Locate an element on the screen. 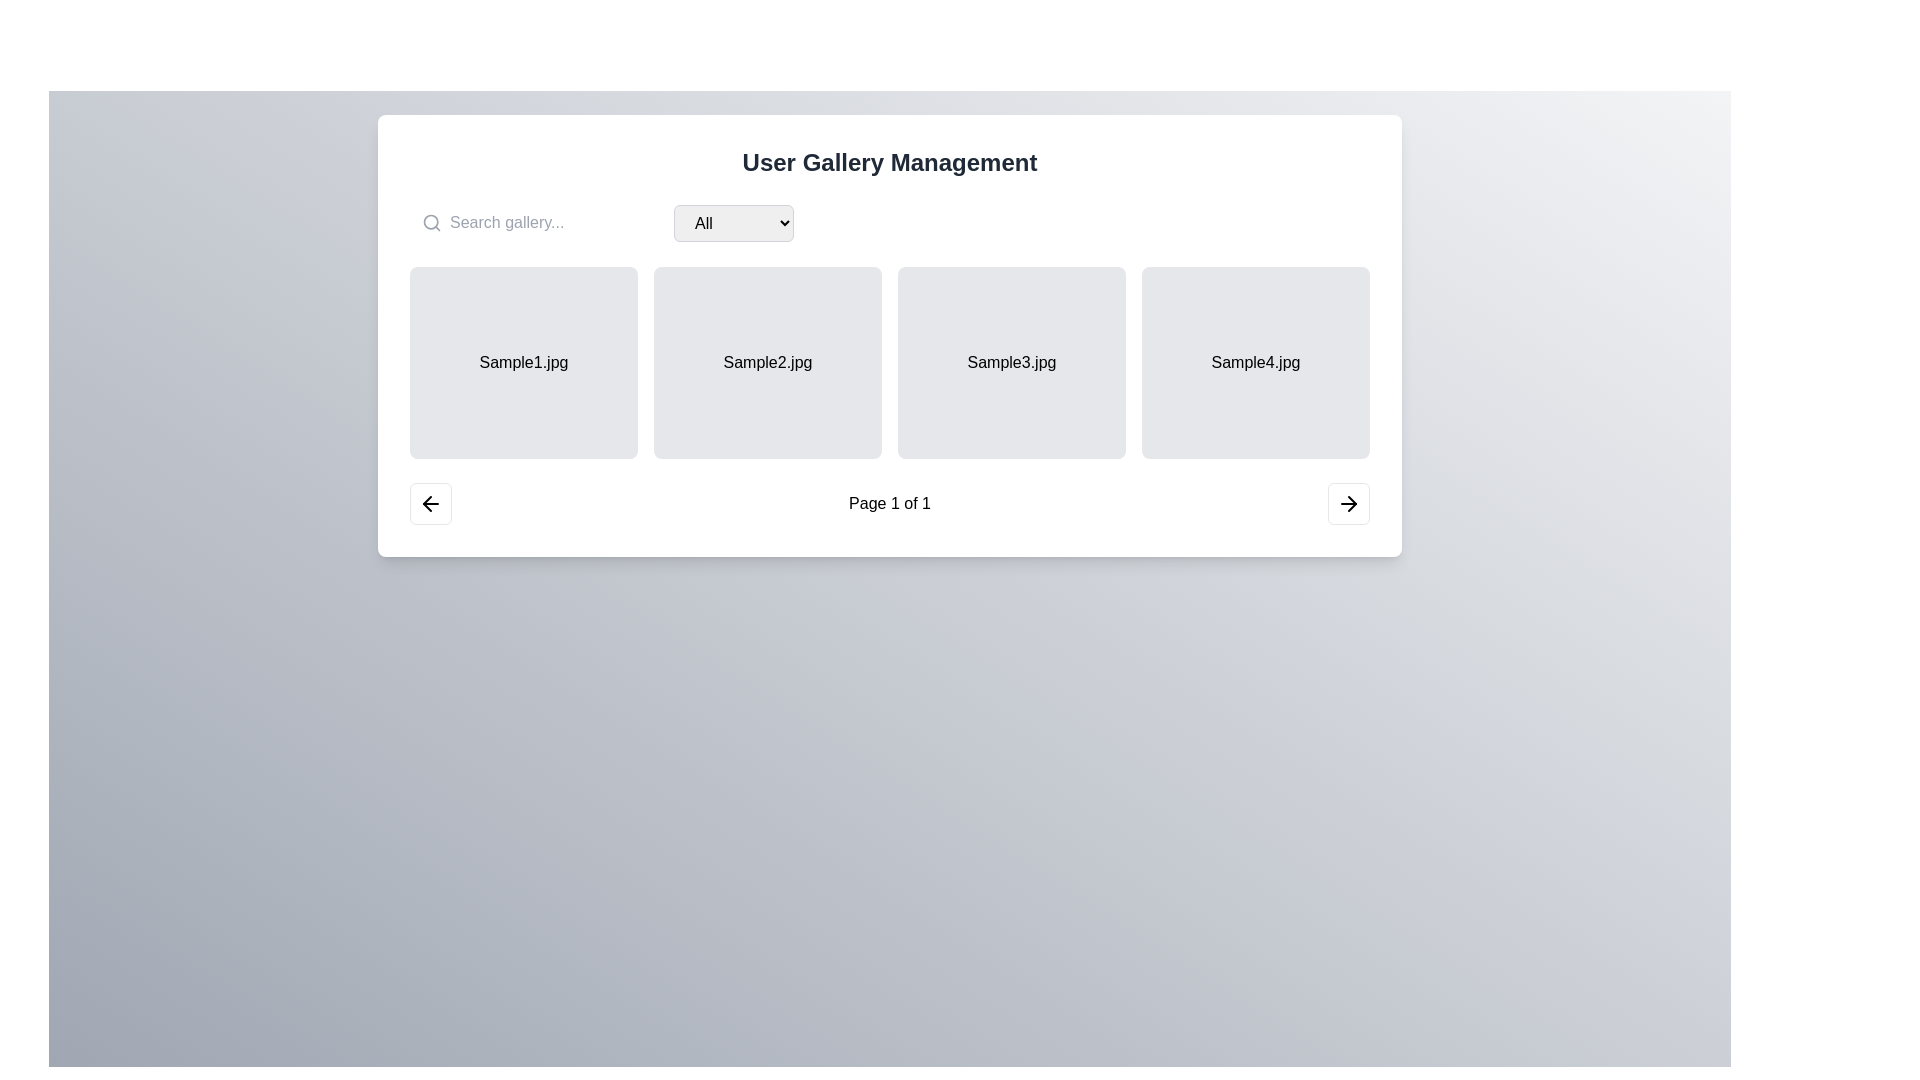  the central Text label that serves as the header or title for the page, providing context for the interface's purpose is located at coordinates (888, 161).